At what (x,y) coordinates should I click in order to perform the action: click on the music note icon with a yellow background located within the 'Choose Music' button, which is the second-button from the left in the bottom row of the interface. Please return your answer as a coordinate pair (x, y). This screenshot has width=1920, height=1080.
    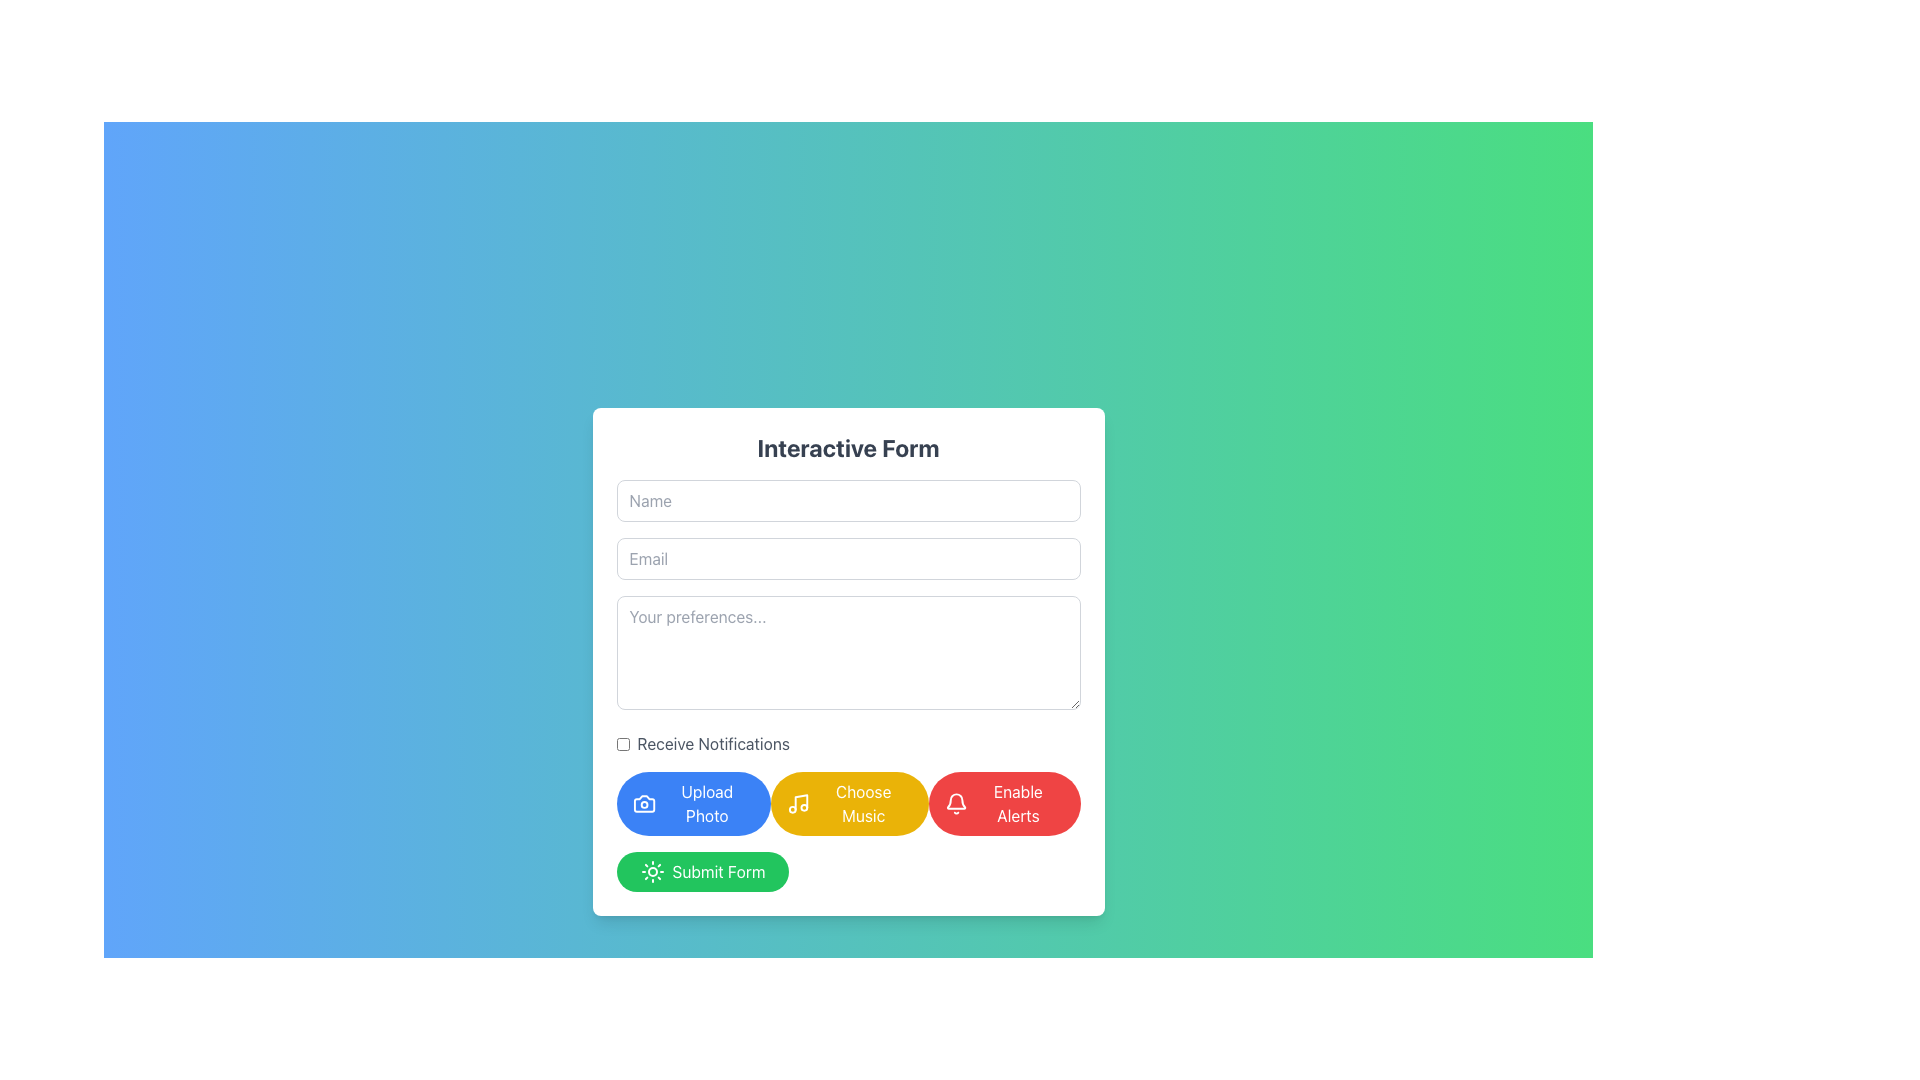
    Looking at the image, I should click on (797, 802).